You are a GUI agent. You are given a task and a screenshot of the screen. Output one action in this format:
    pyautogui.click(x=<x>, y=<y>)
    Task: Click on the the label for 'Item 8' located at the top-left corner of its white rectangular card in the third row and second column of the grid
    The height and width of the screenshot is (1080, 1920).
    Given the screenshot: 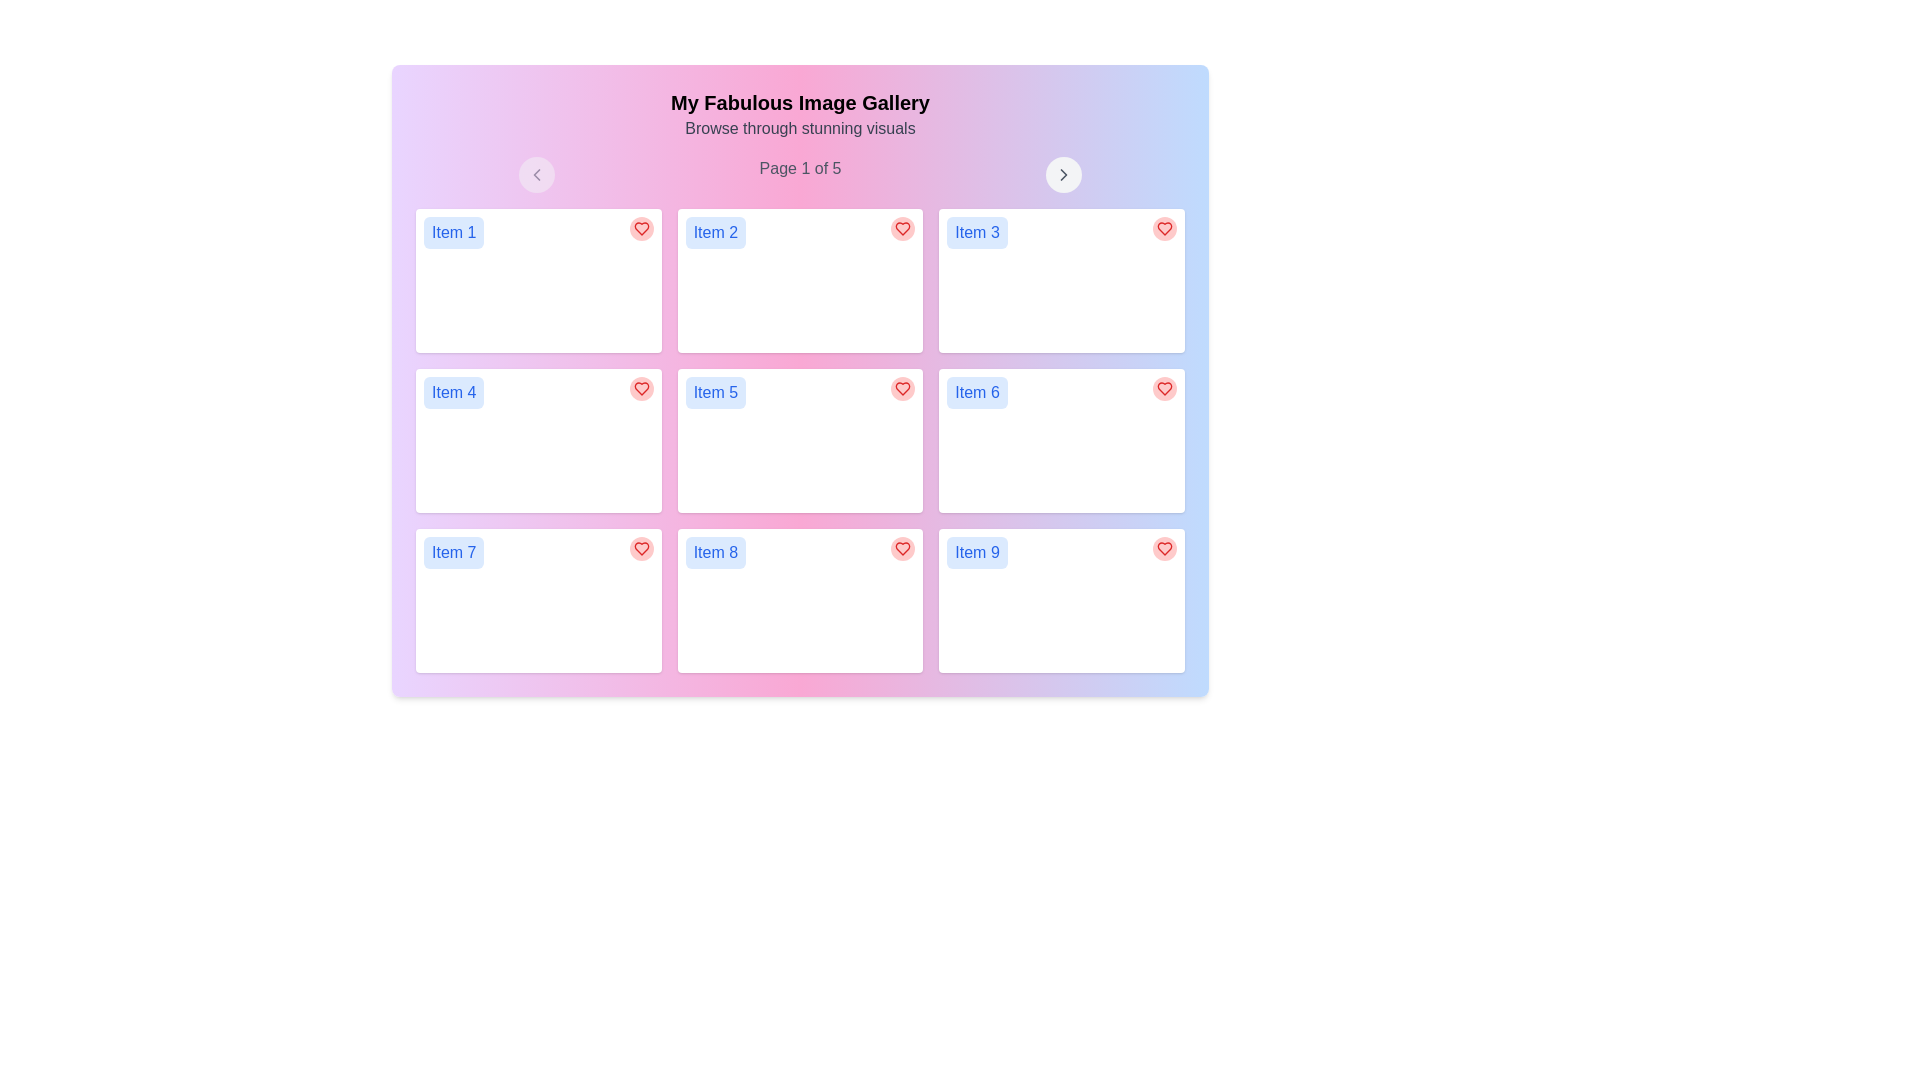 What is the action you would take?
    pyautogui.click(x=715, y=552)
    